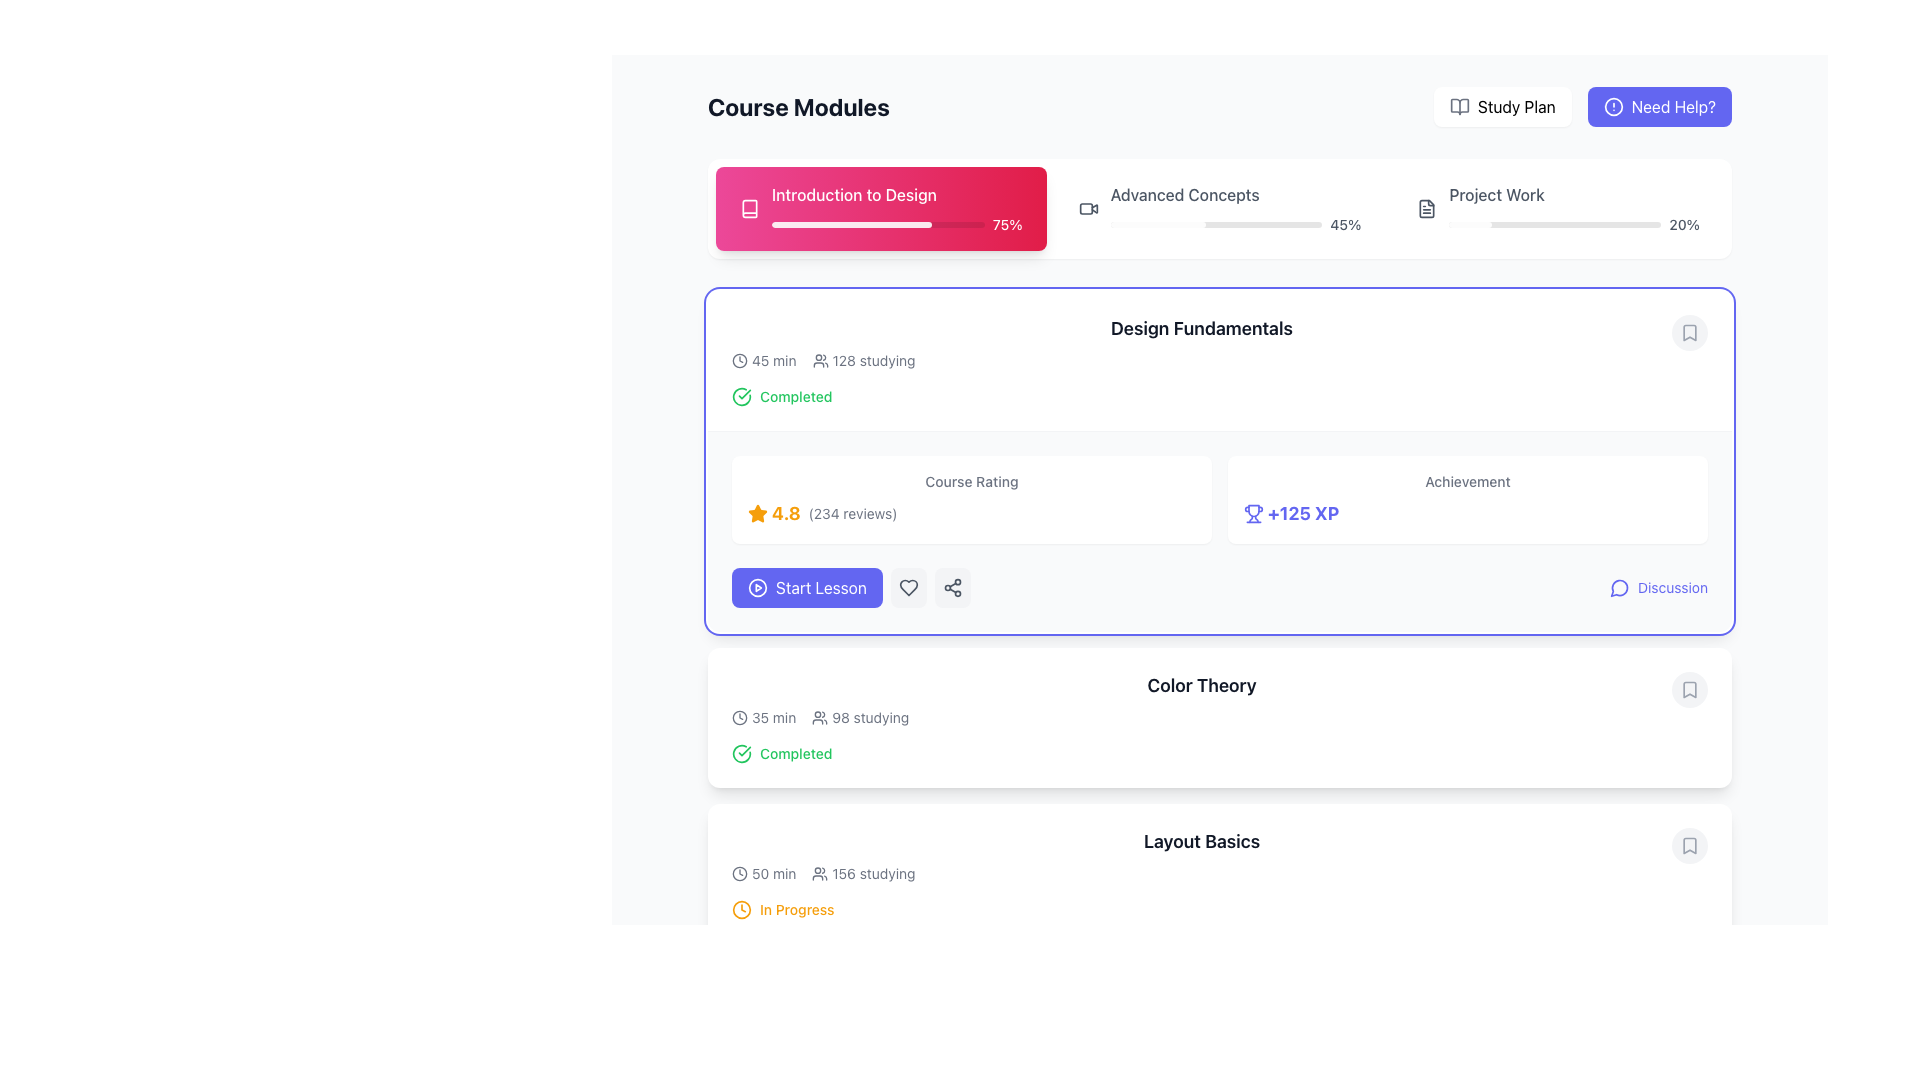  Describe the element at coordinates (748, 208) in the screenshot. I see `the book icon located in the top-left corner of the 'Introduction to Design' header, which features a gradient background and includes the text 'Introduction to Design' and a progress indicator showing '75%'` at that location.